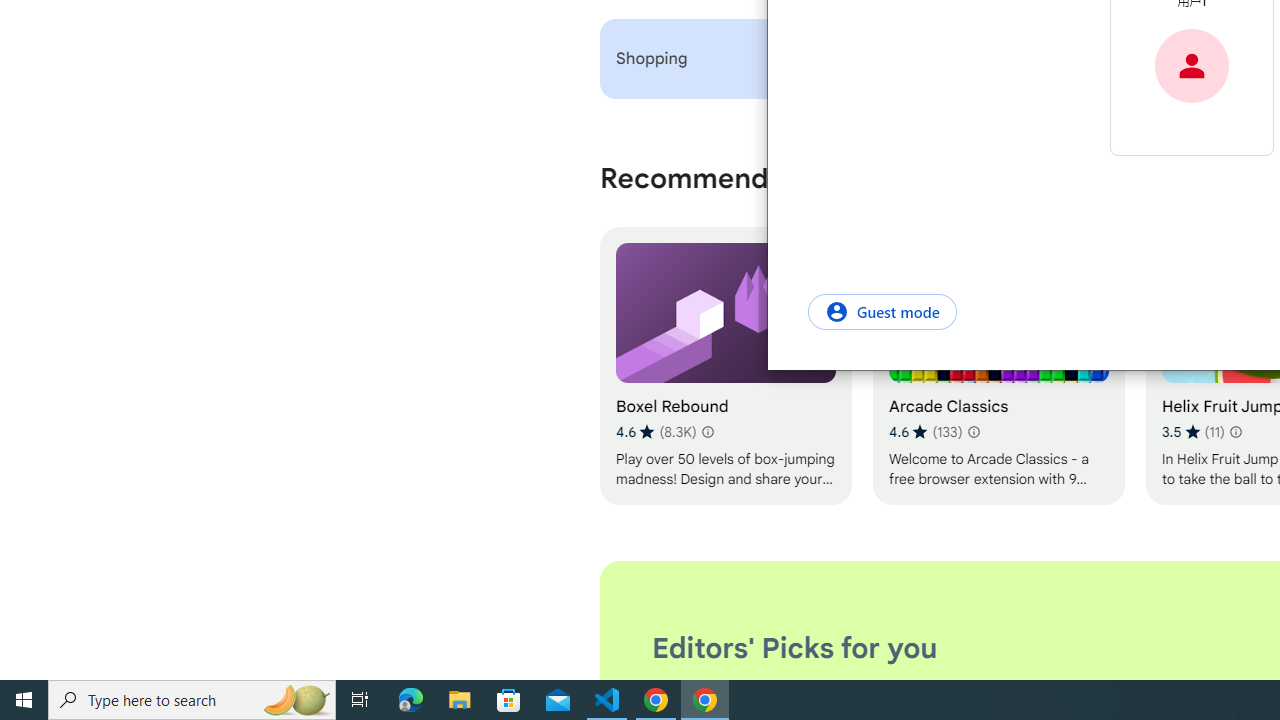 Image resolution: width=1280 pixels, height=720 pixels. I want to click on 'Start', so click(24, 698).